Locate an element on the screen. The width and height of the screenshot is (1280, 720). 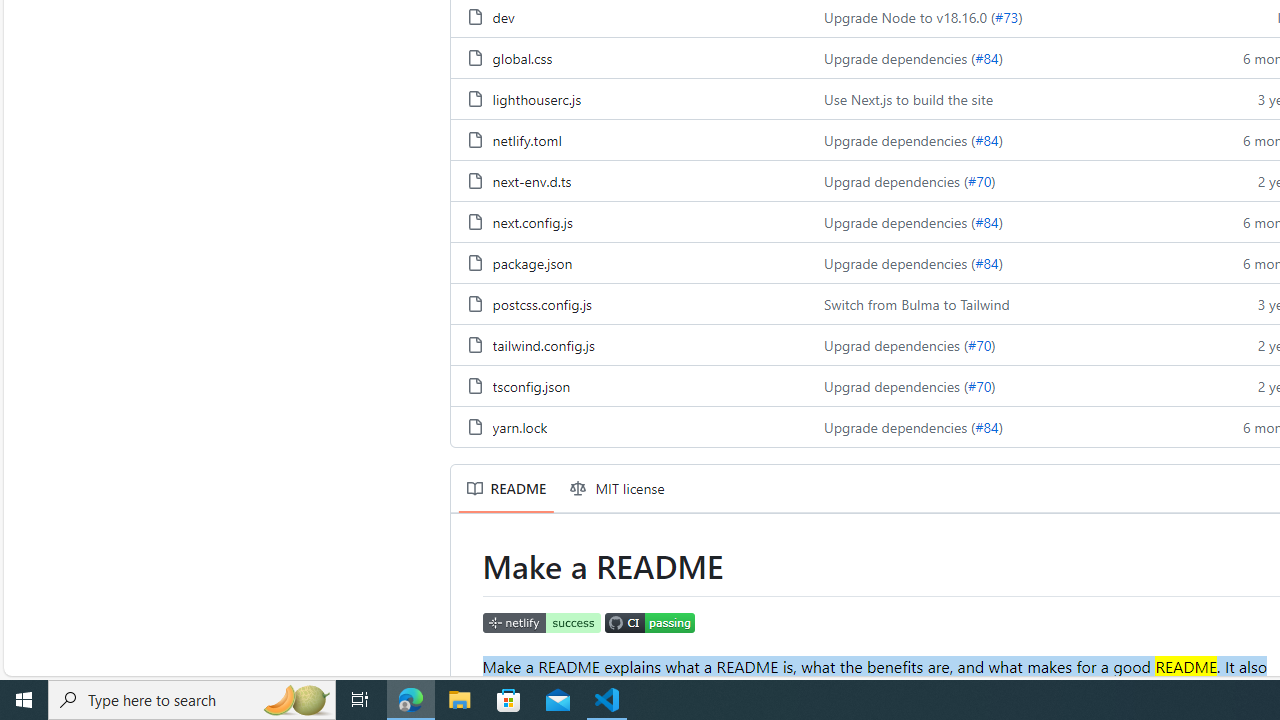
'README' is located at coordinates (506, 488).